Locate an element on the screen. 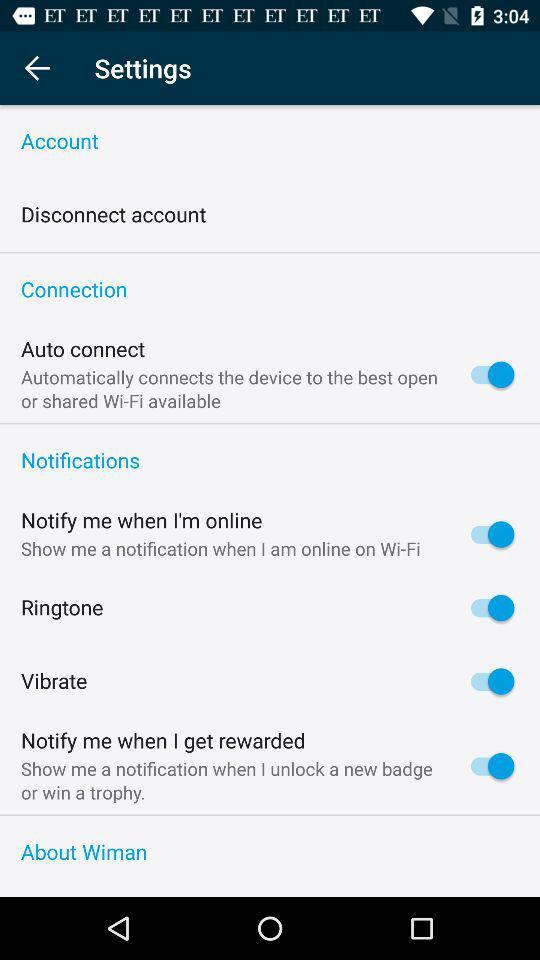 Image resolution: width=540 pixels, height=960 pixels. the connection is located at coordinates (270, 289).